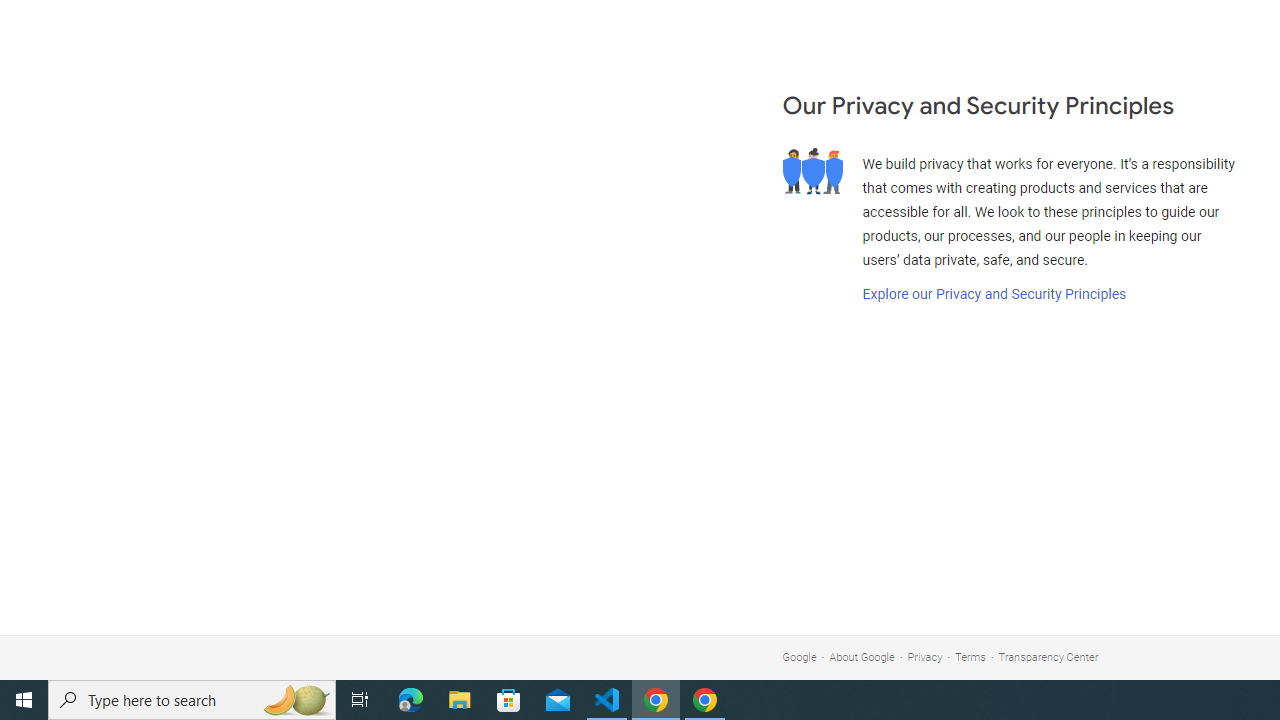 The width and height of the screenshot is (1280, 720). Describe the element at coordinates (993, 294) in the screenshot. I see `'Explore our Privacy and Security Principles'` at that location.